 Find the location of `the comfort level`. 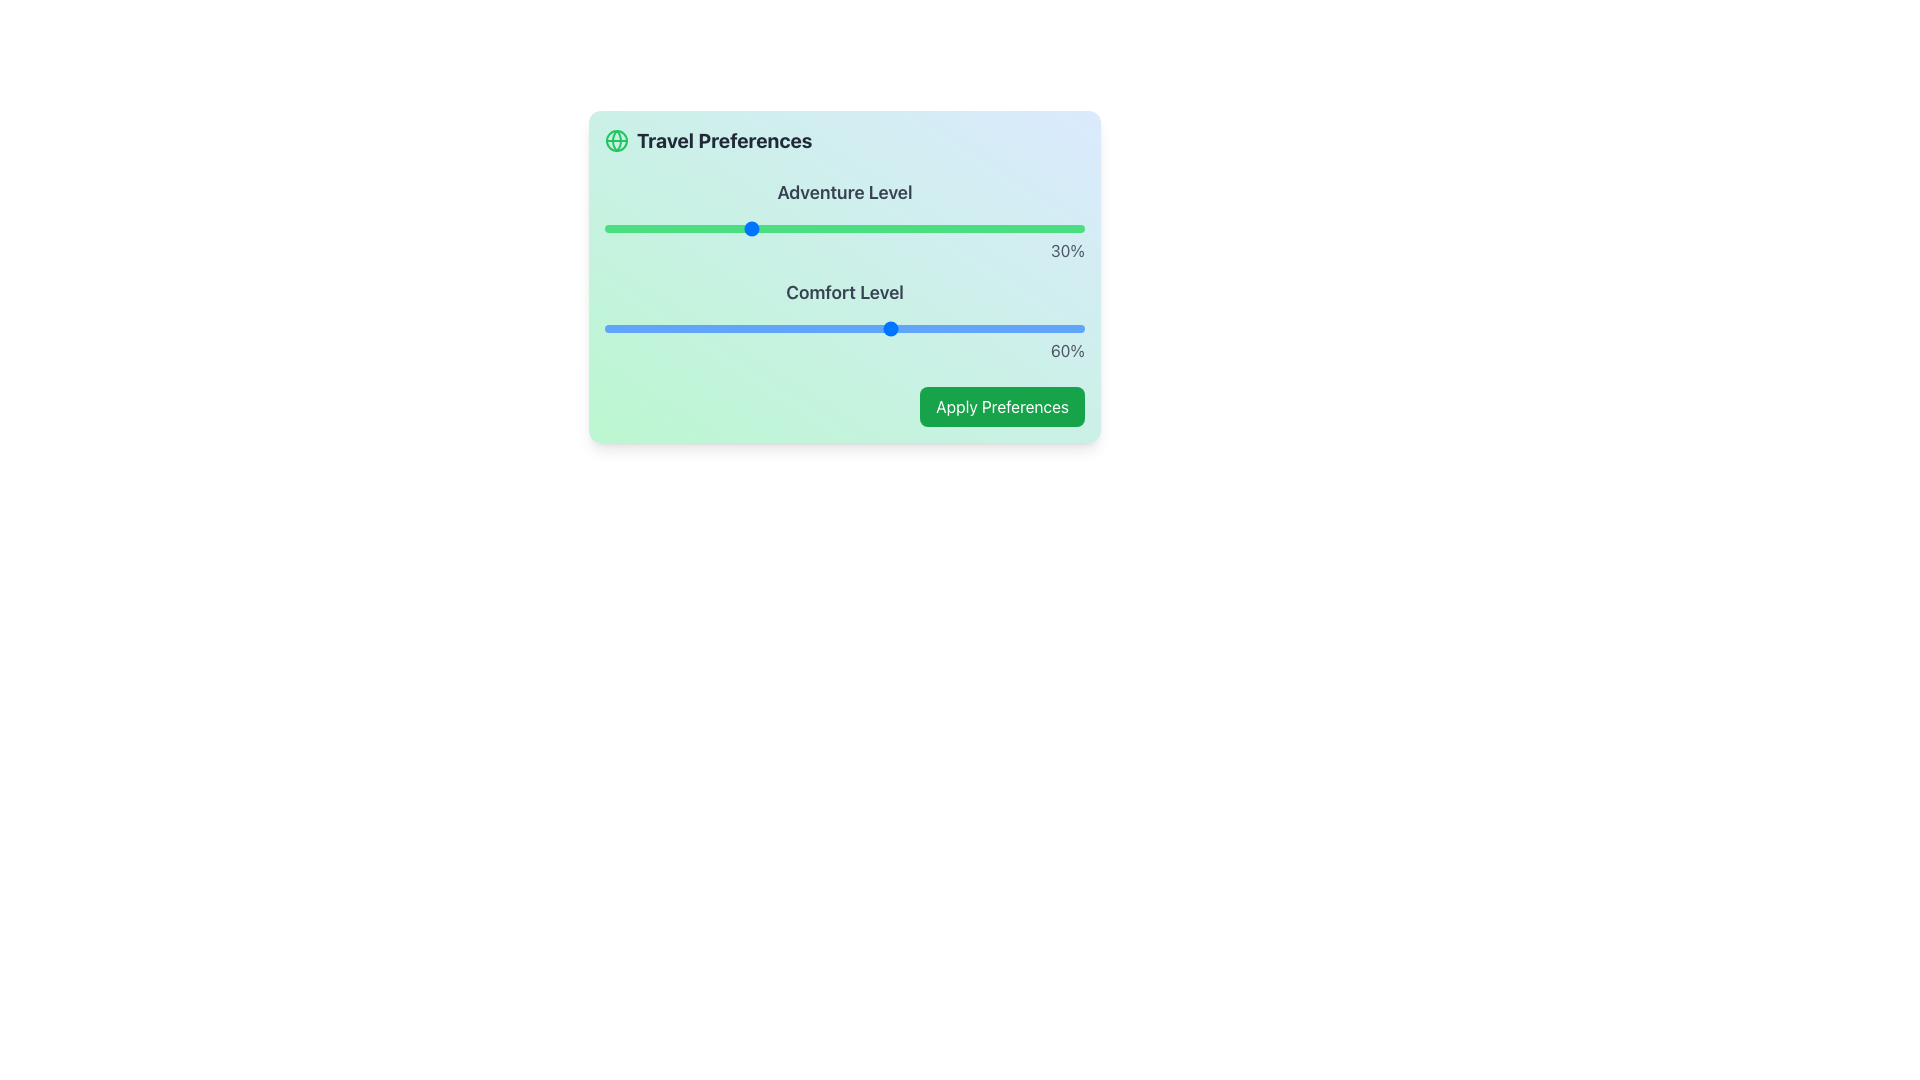

the comfort level is located at coordinates (806, 327).